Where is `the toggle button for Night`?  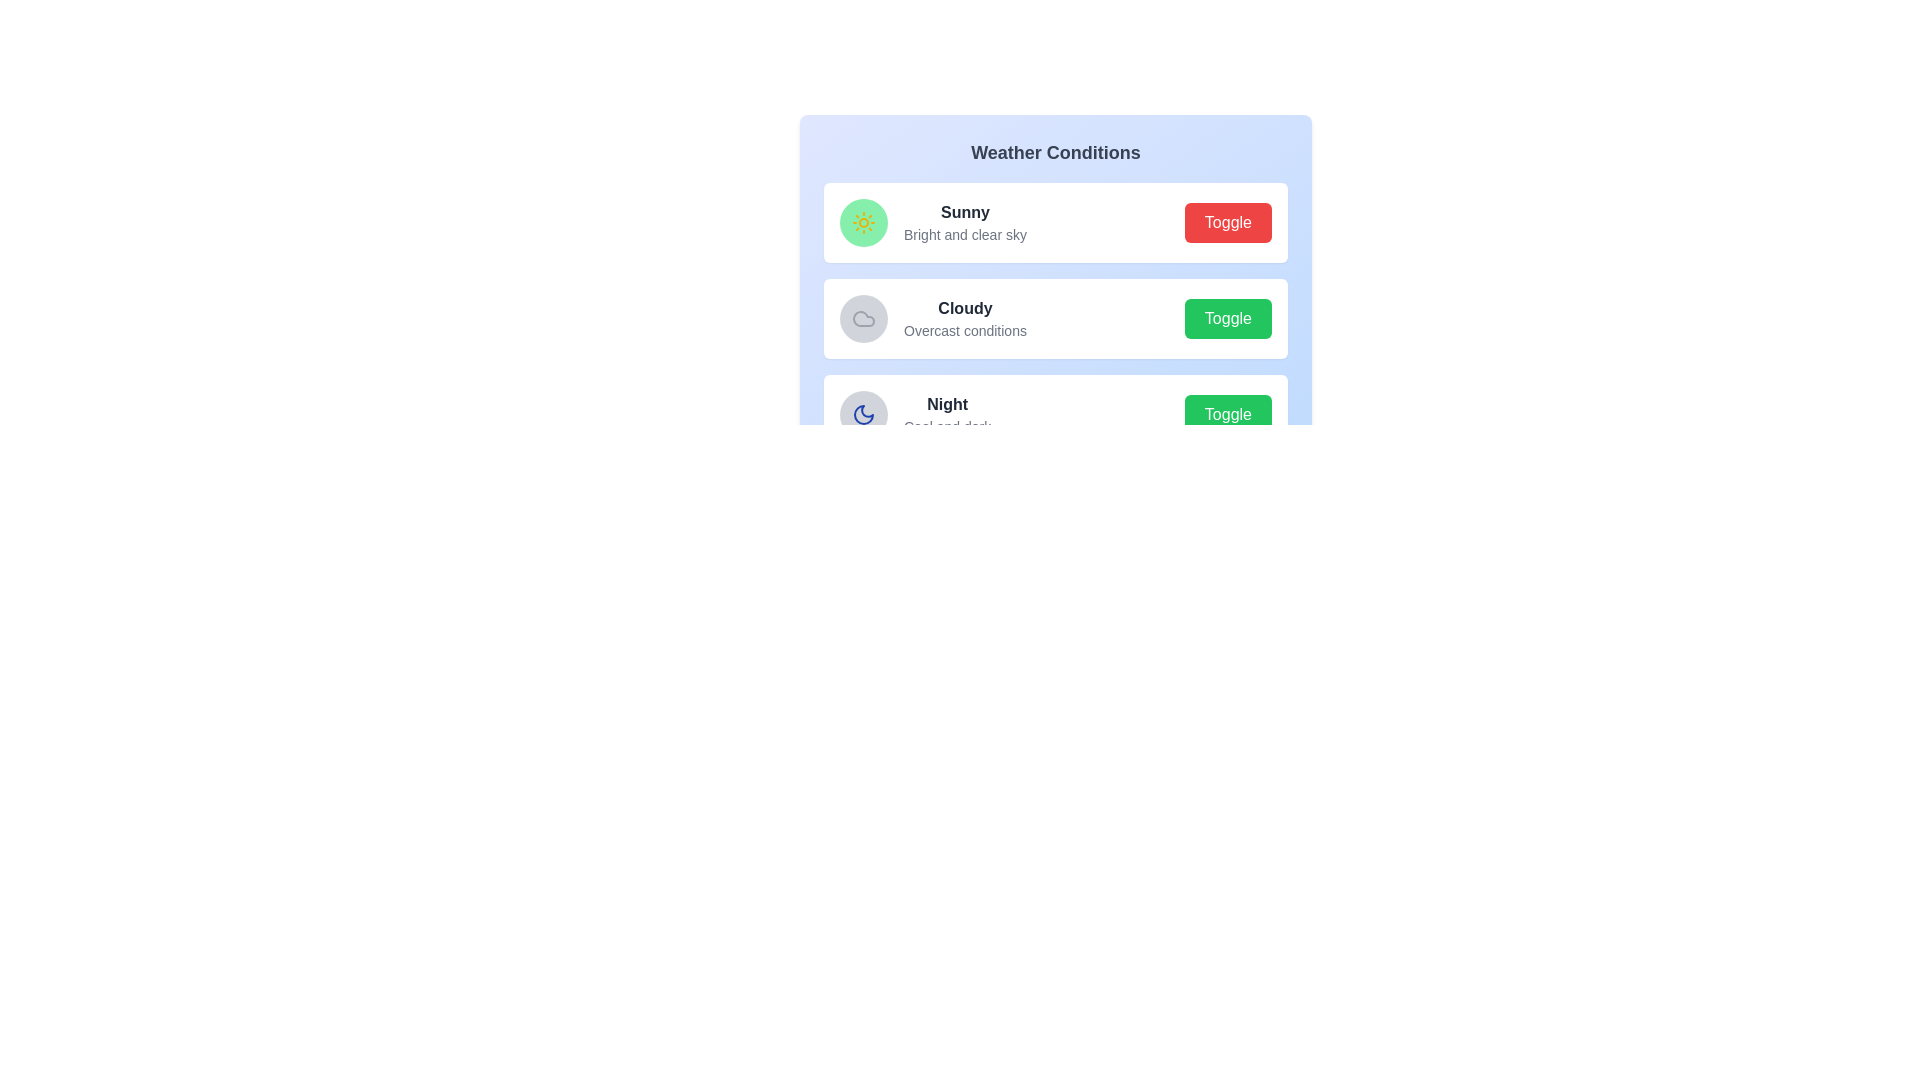
the toggle button for Night is located at coordinates (1227, 414).